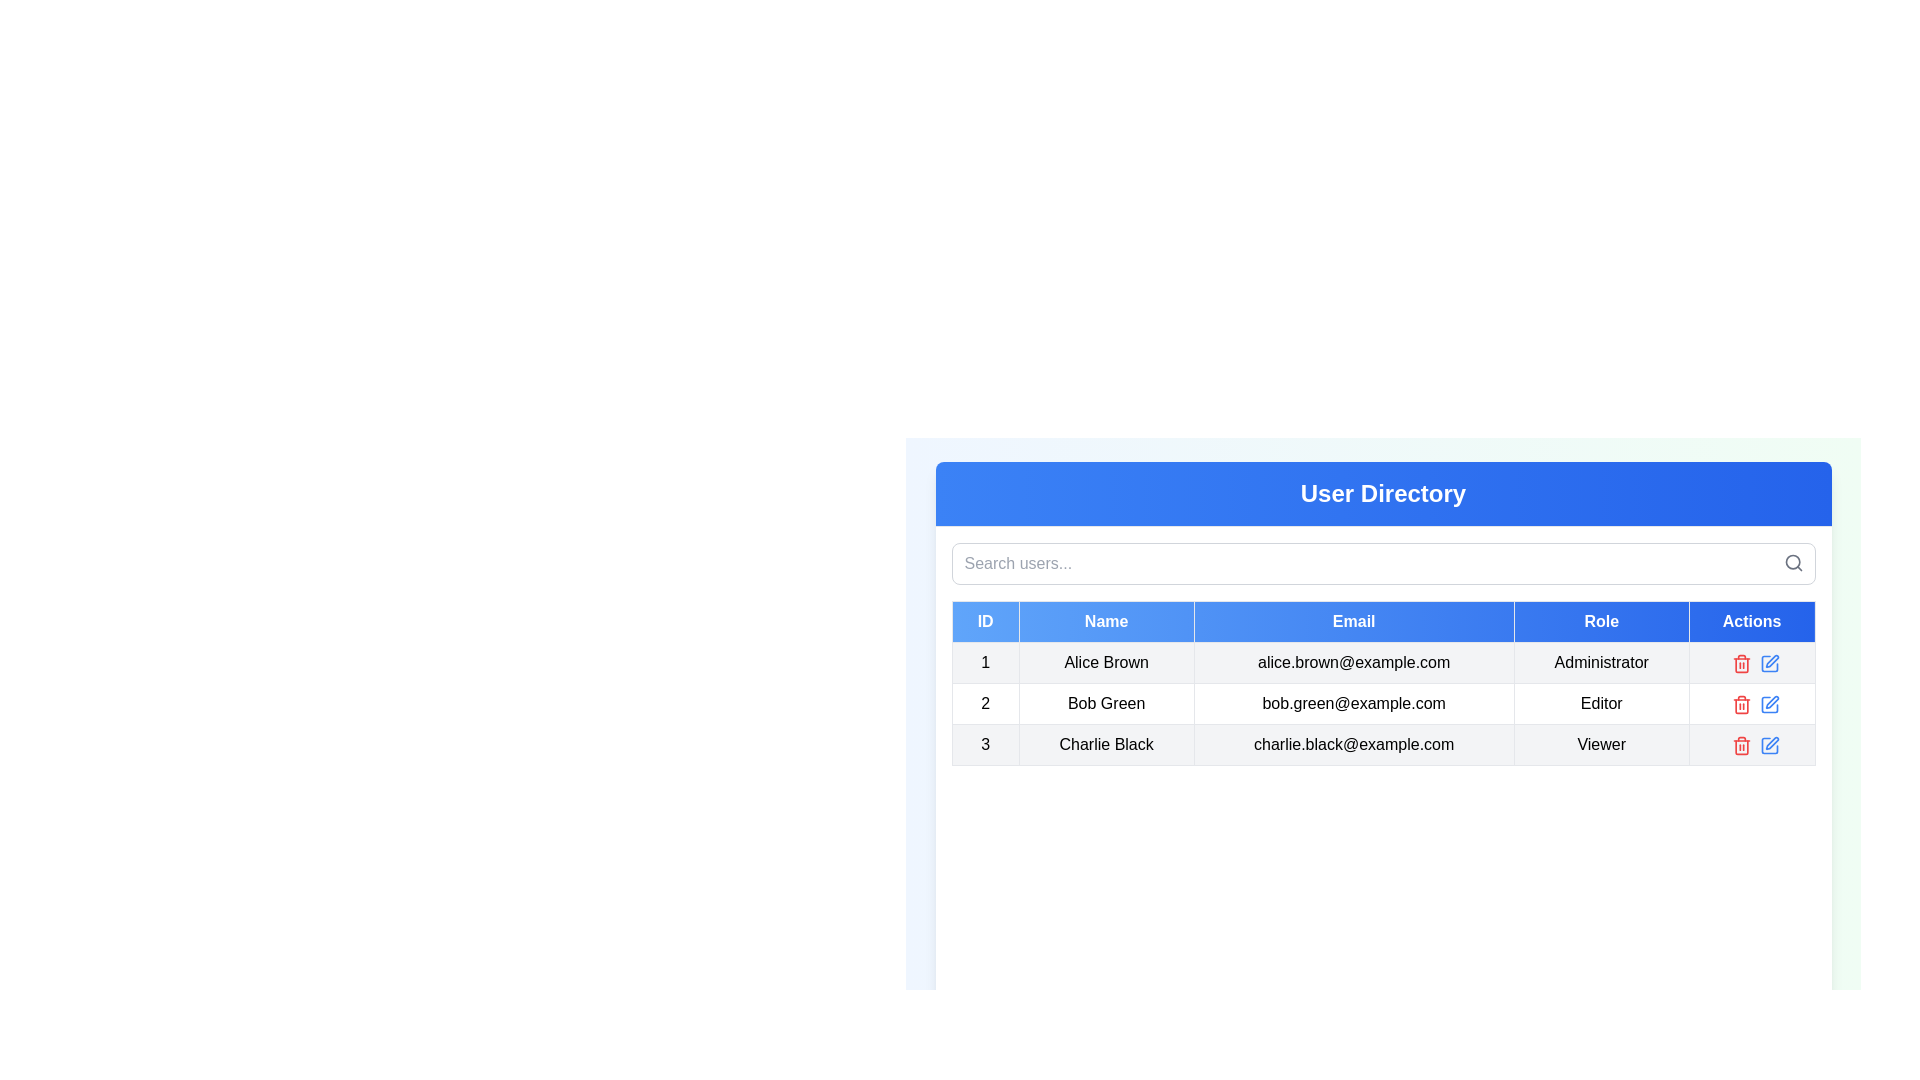 Image resolution: width=1920 pixels, height=1080 pixels. What do you see at coordinates (1772, 661) in the screenshot?
I see `the edit icon button in the actions column for the user 'Bob Green' to initiate the edit action` at bounding box center [1772, 661].